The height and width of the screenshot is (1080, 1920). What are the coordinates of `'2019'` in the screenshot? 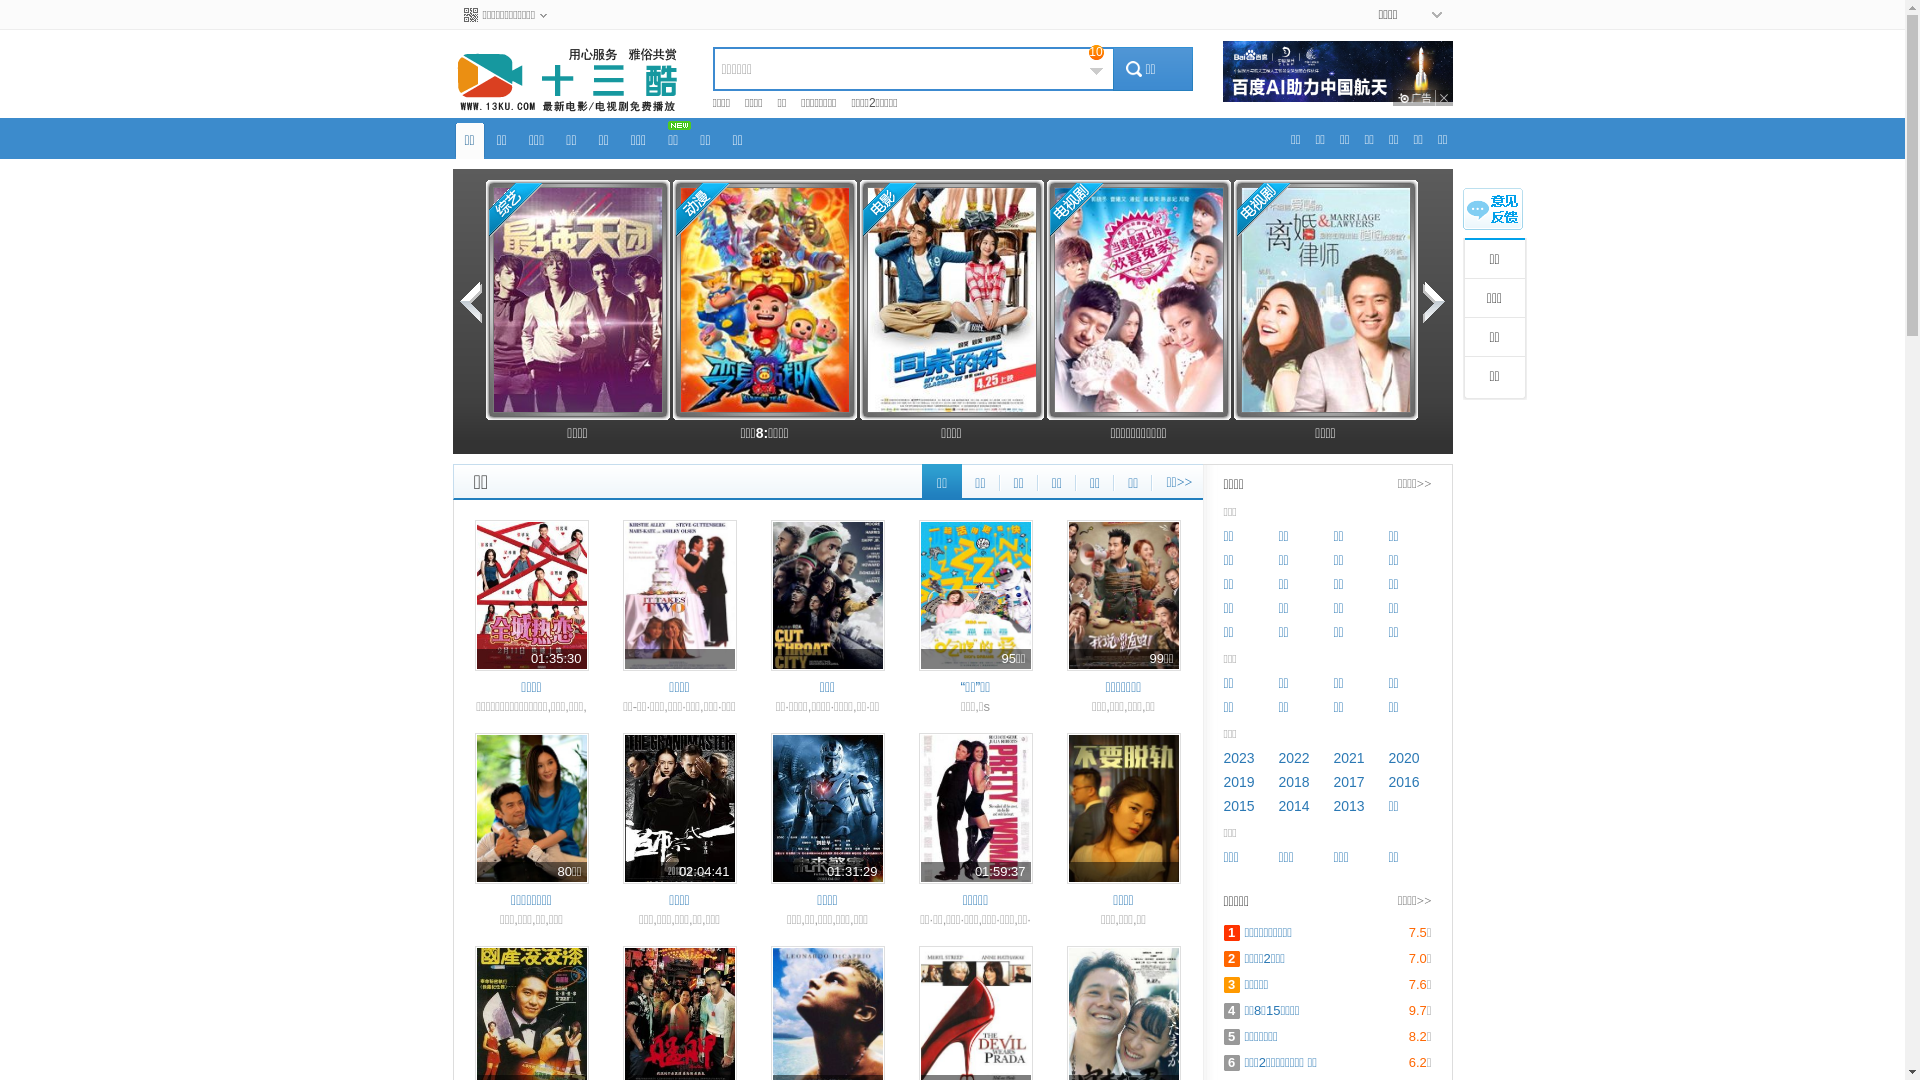 It's located at (1238, 781).